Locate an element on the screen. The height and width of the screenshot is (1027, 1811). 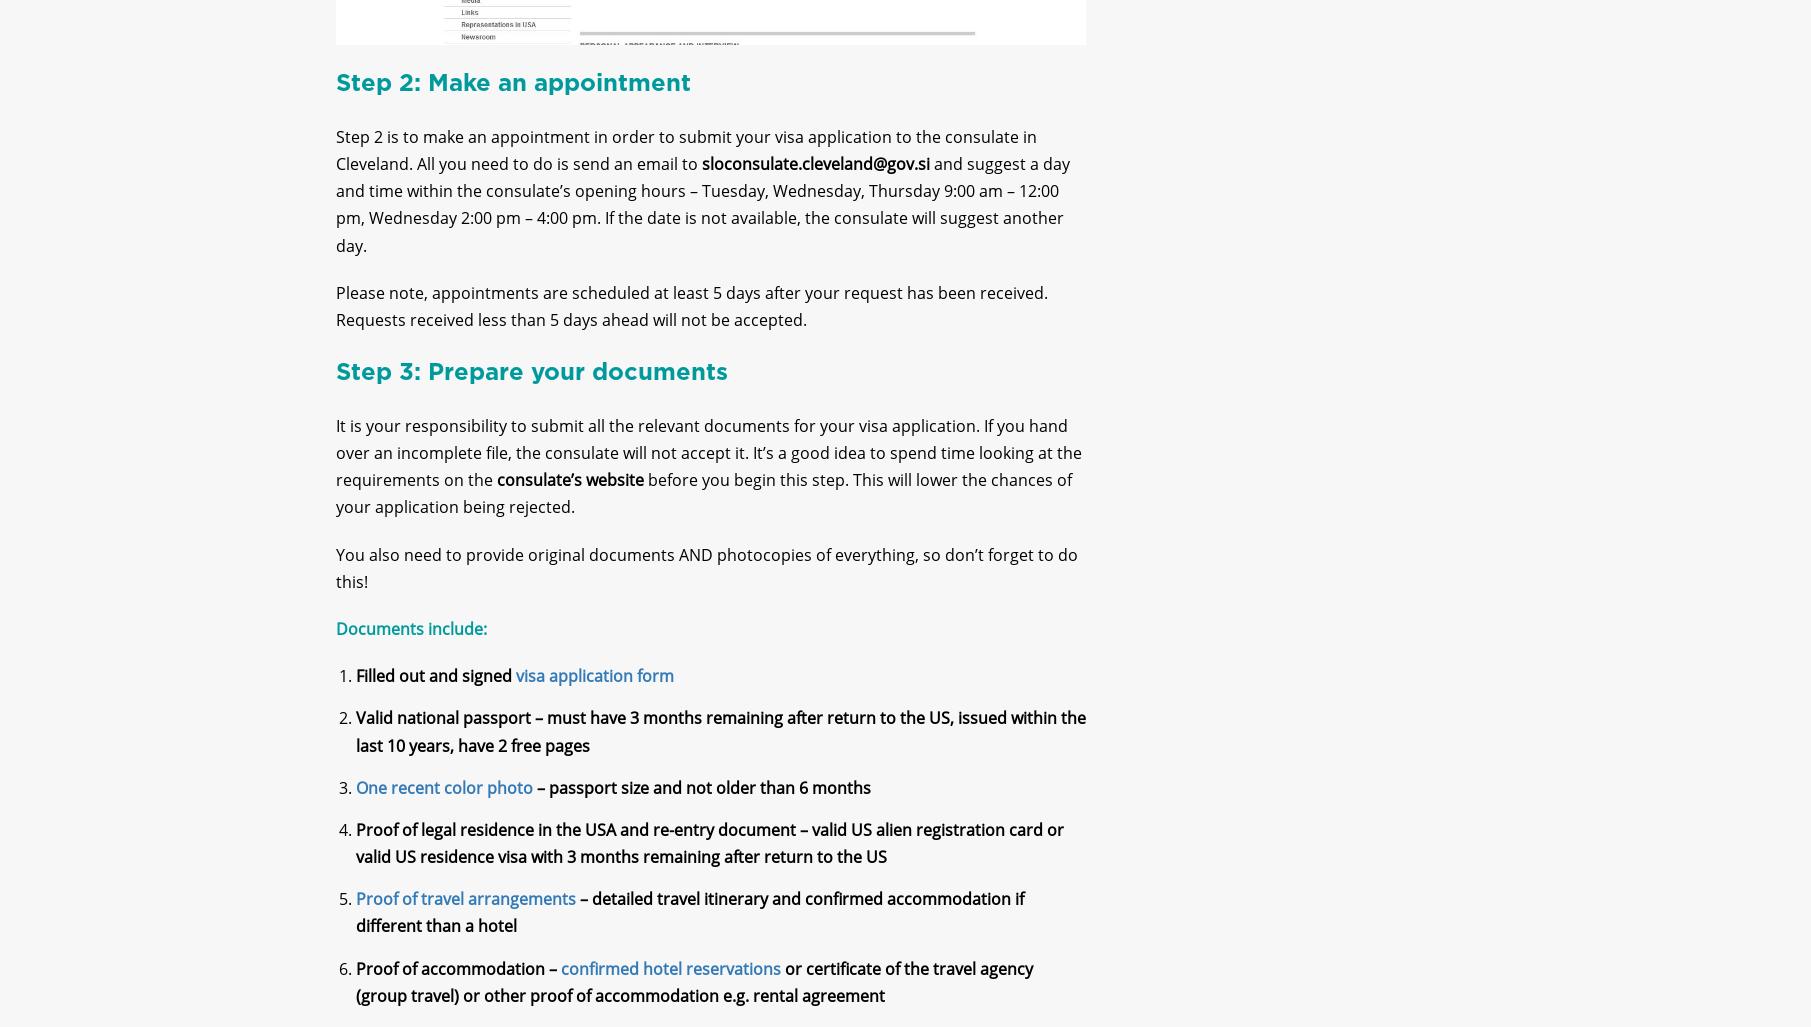
'– detailed travel itinerary and confirmed accommodation if different than a hotel' is located at coordinates (689, 929).